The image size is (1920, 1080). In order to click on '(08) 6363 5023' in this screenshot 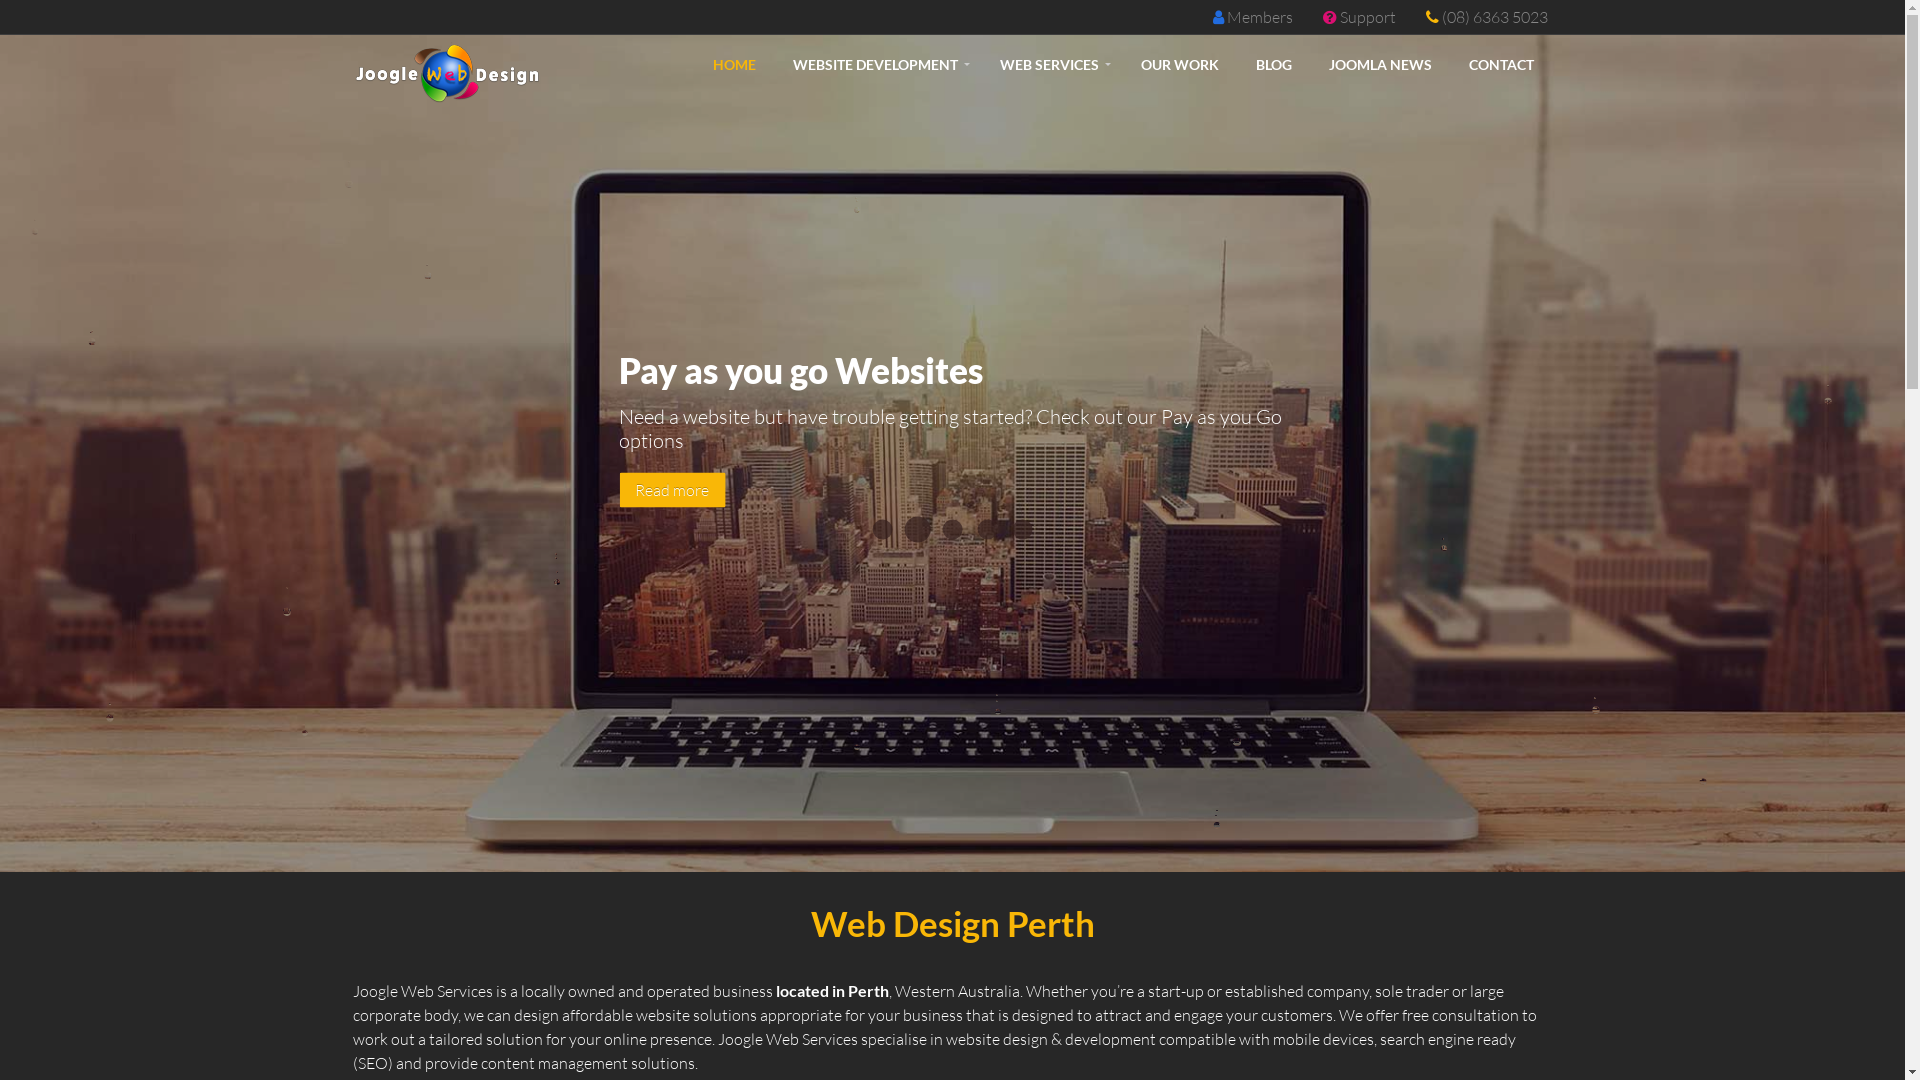, I will do `click(1494, 16)`.